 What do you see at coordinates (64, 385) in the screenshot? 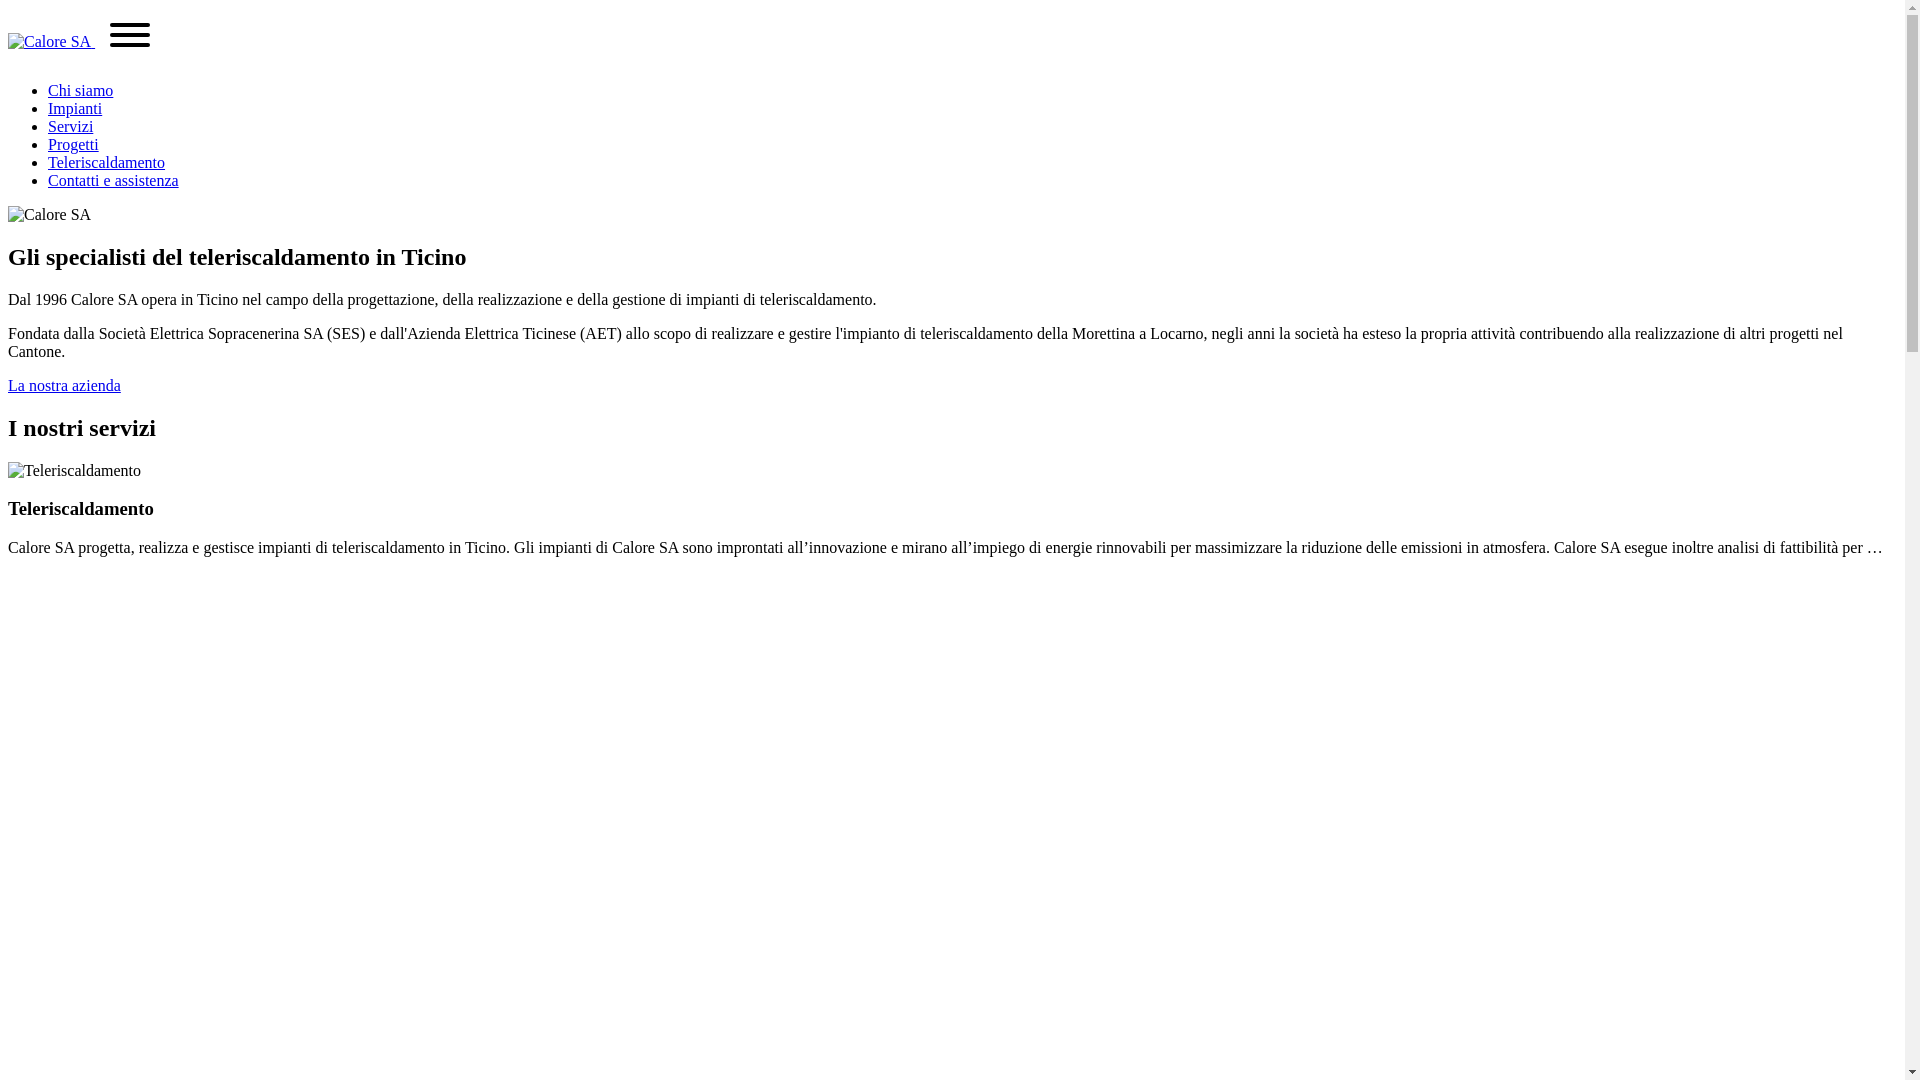
I see `'La nostra azienda'` at bounding box center [64, 385].